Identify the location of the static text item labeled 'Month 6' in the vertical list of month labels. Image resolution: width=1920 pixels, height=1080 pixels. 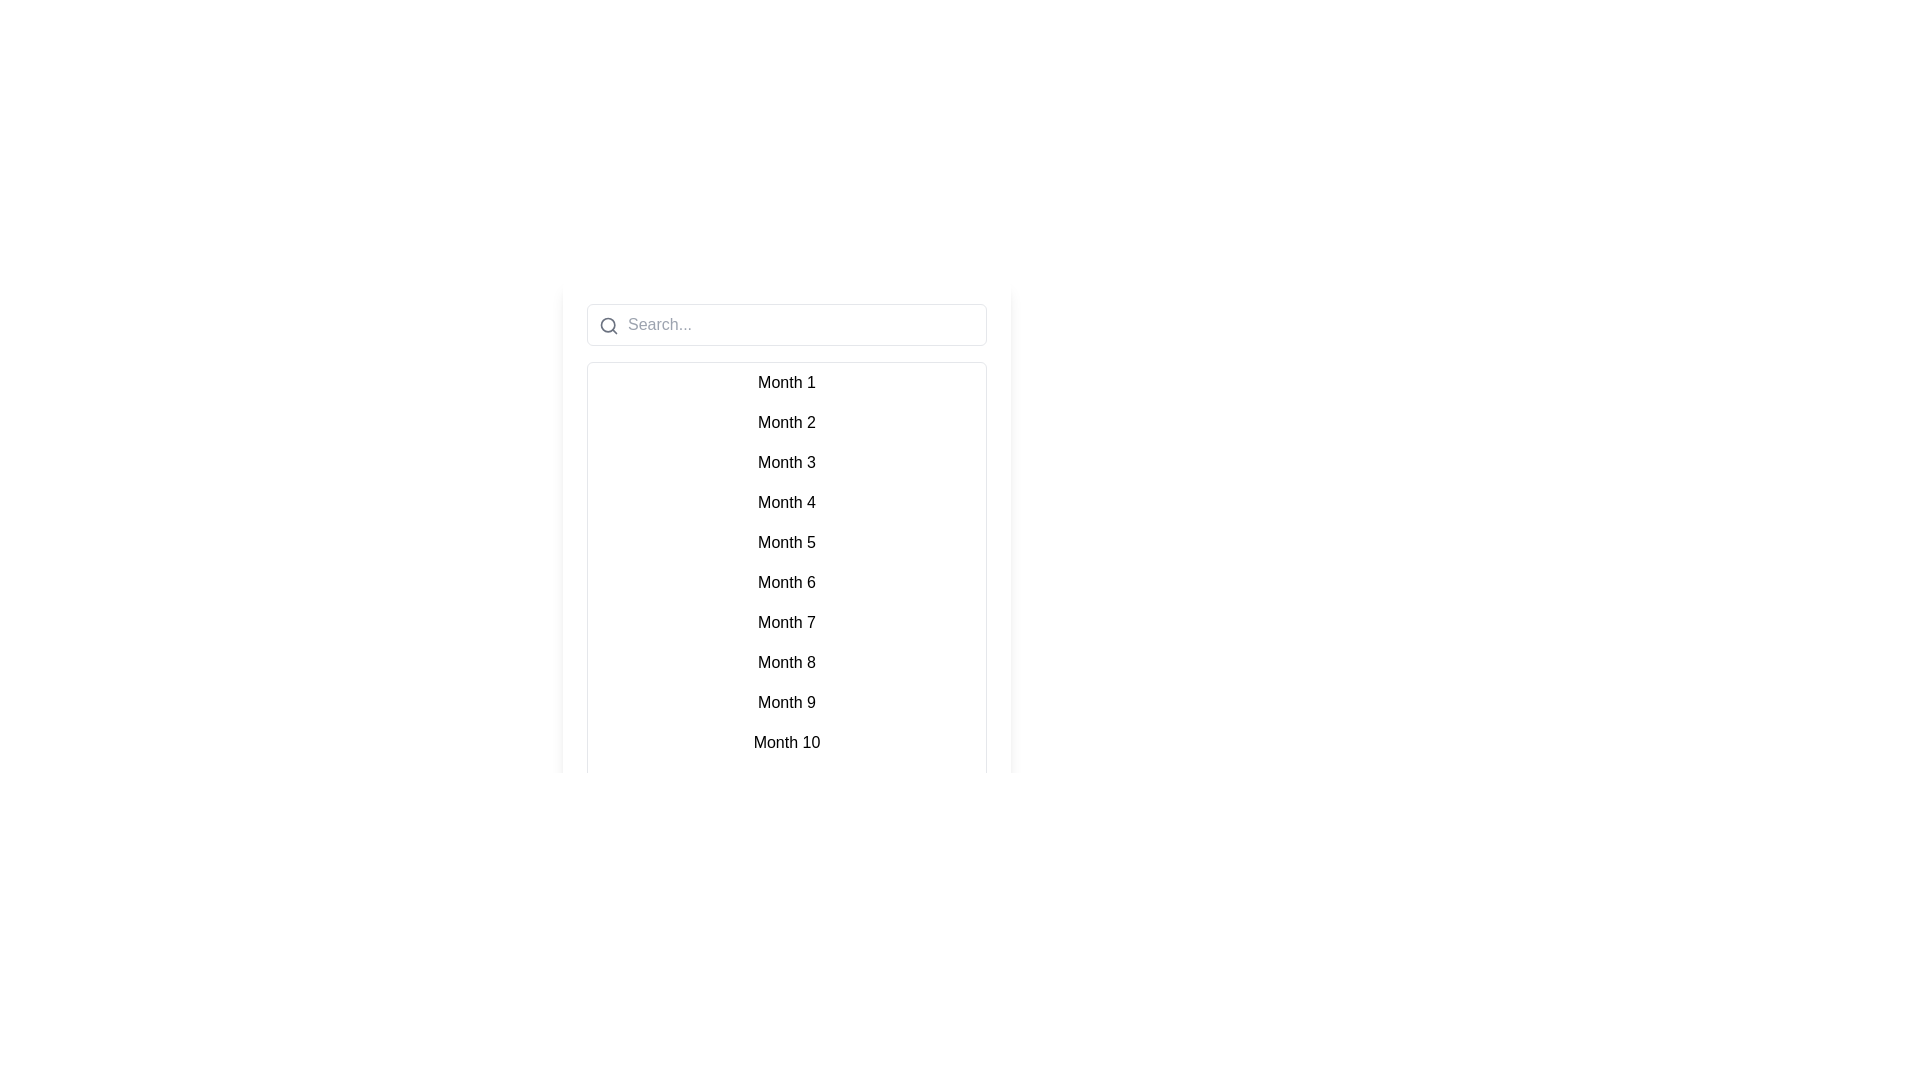
(786, 582).